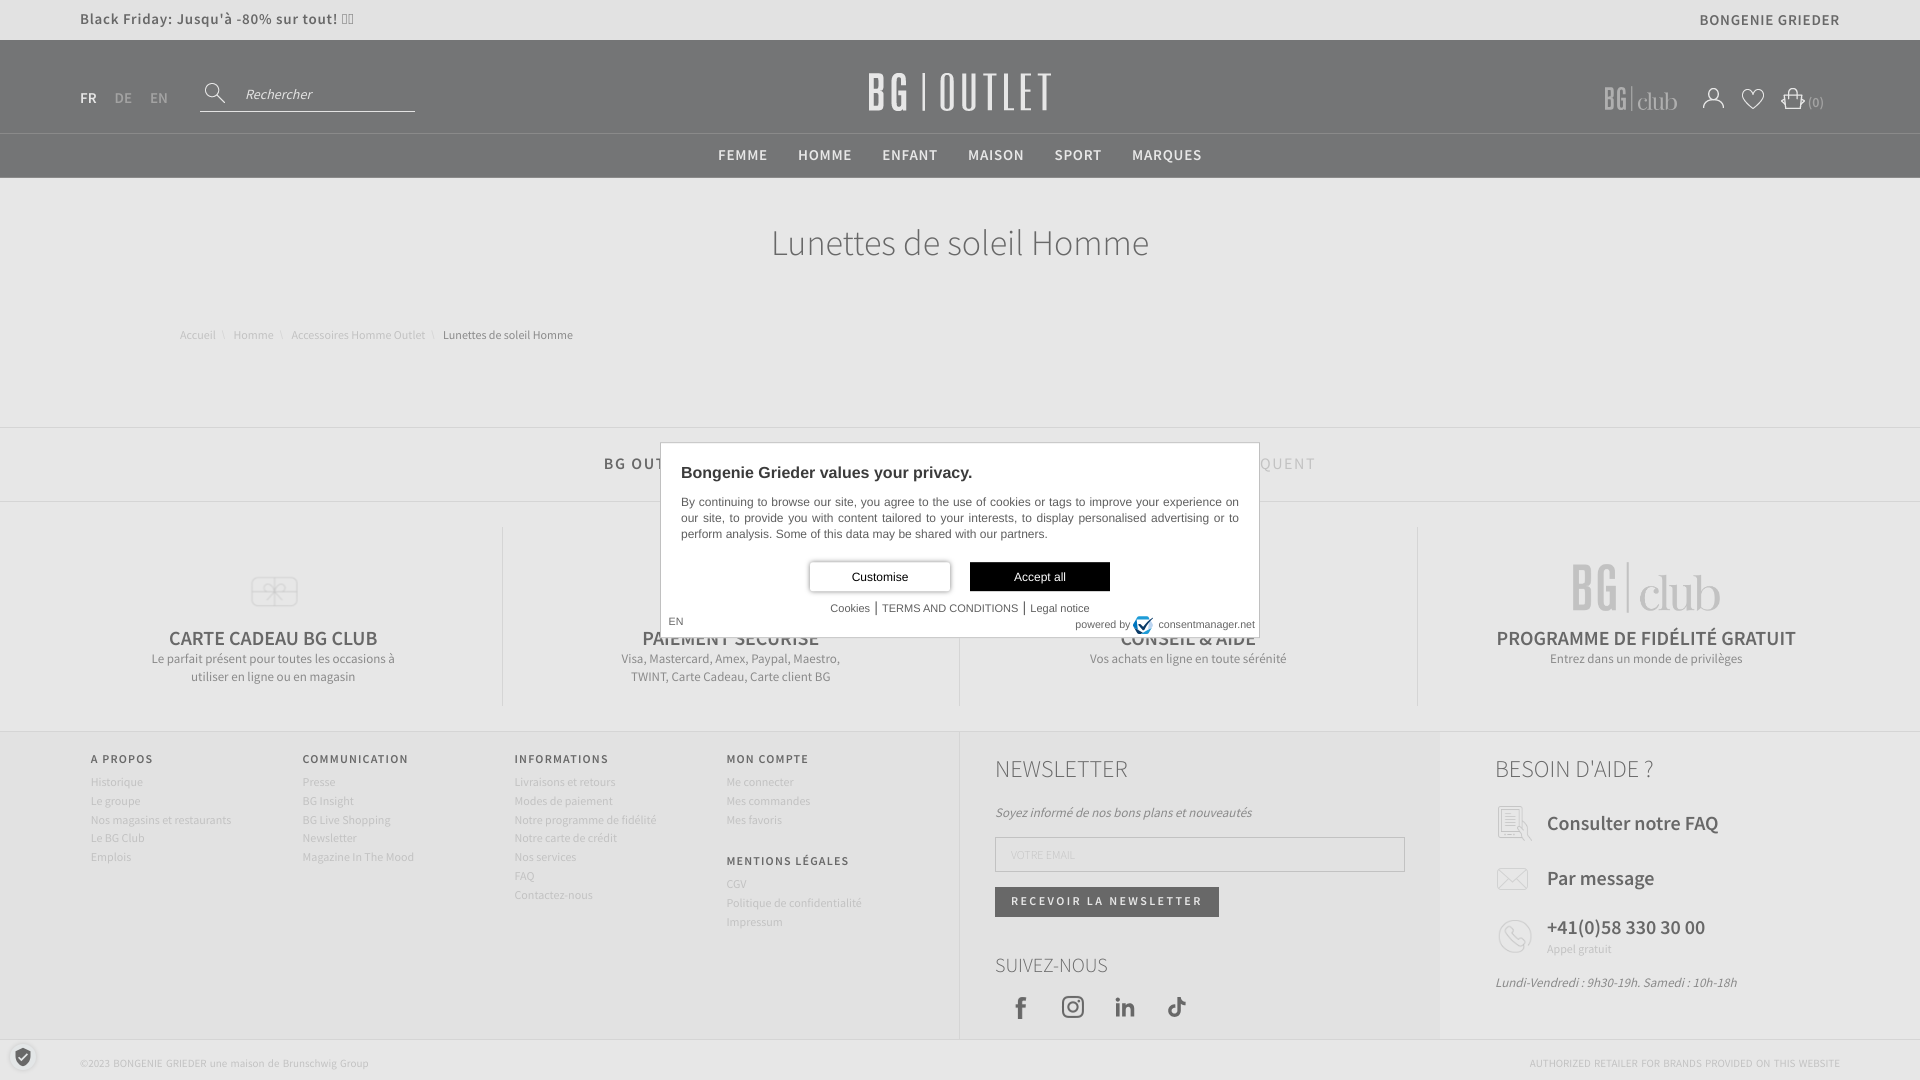 The width and height of the screenshot is (1920, 1080). I want to click on 'Par message', so click(1545, 877).